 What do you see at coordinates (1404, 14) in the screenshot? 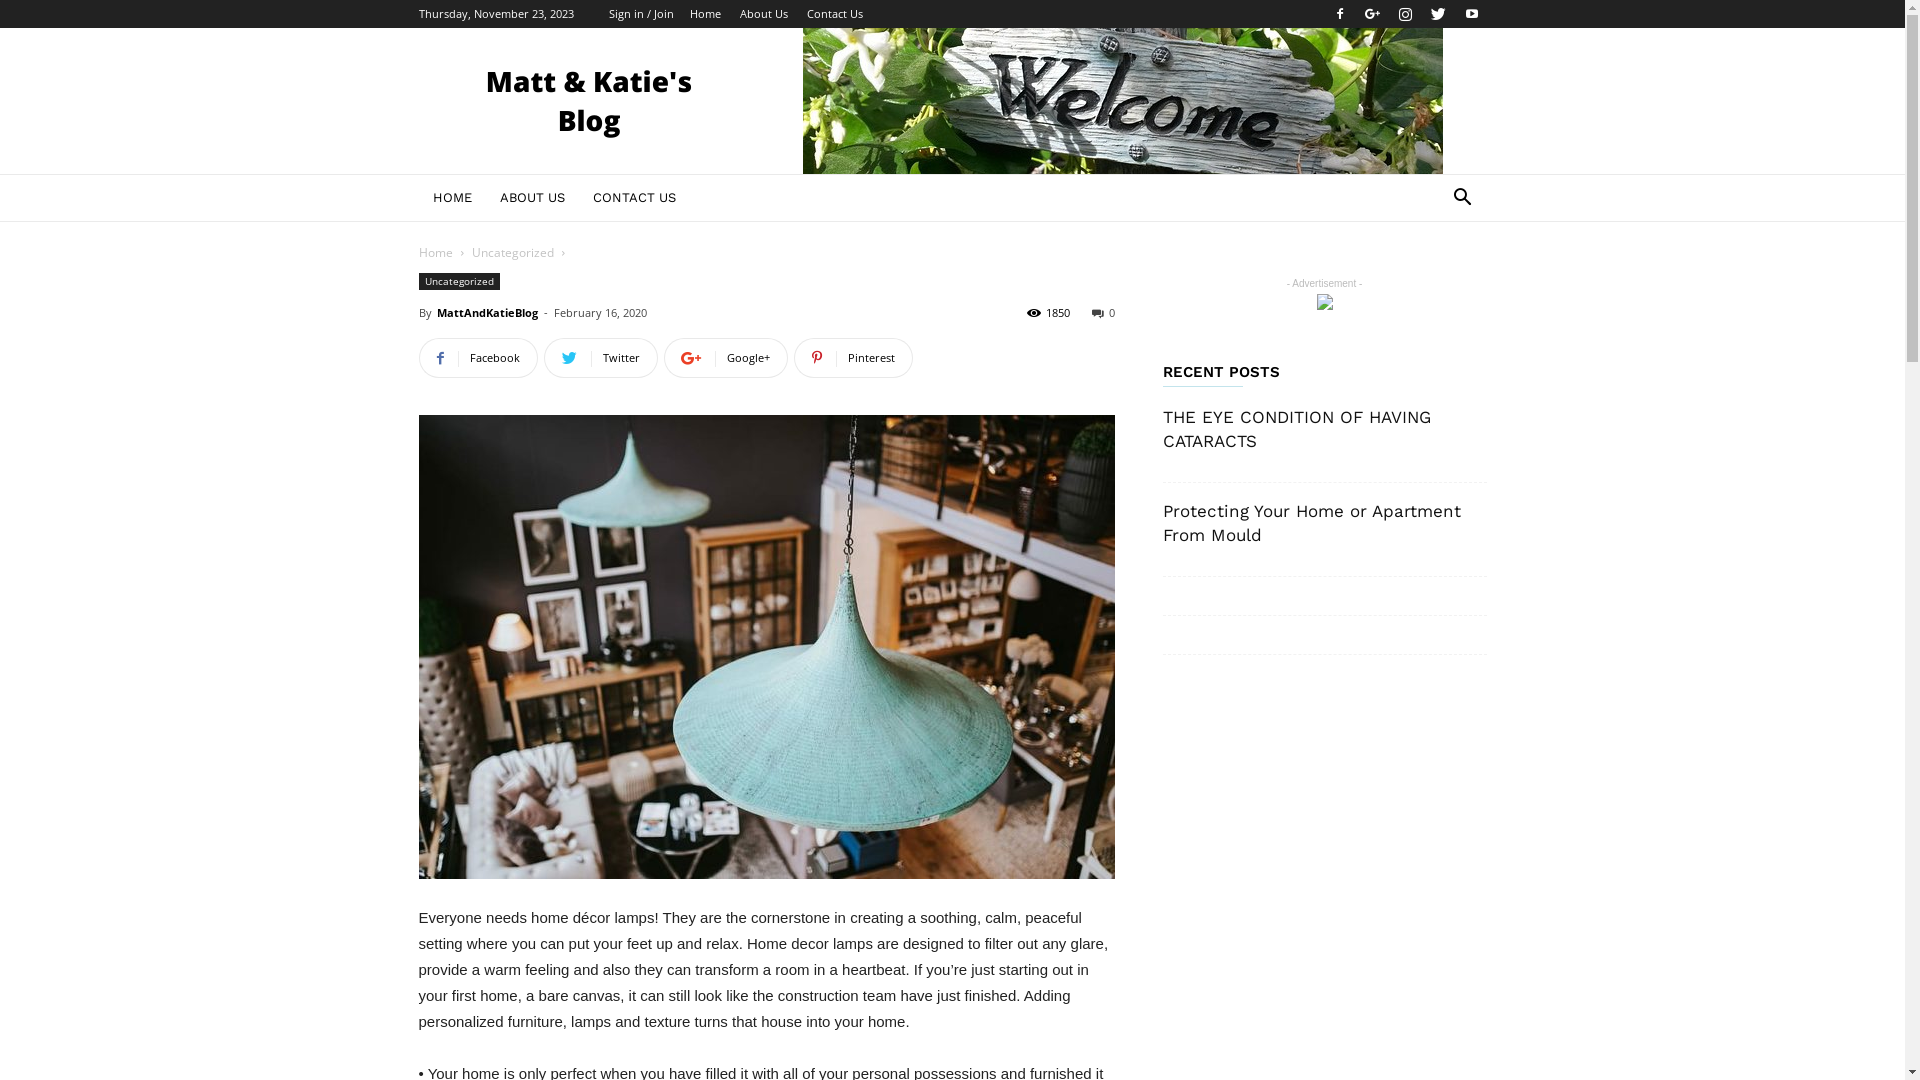
I see `'Instagram'` at bounding box center [1404, 14].